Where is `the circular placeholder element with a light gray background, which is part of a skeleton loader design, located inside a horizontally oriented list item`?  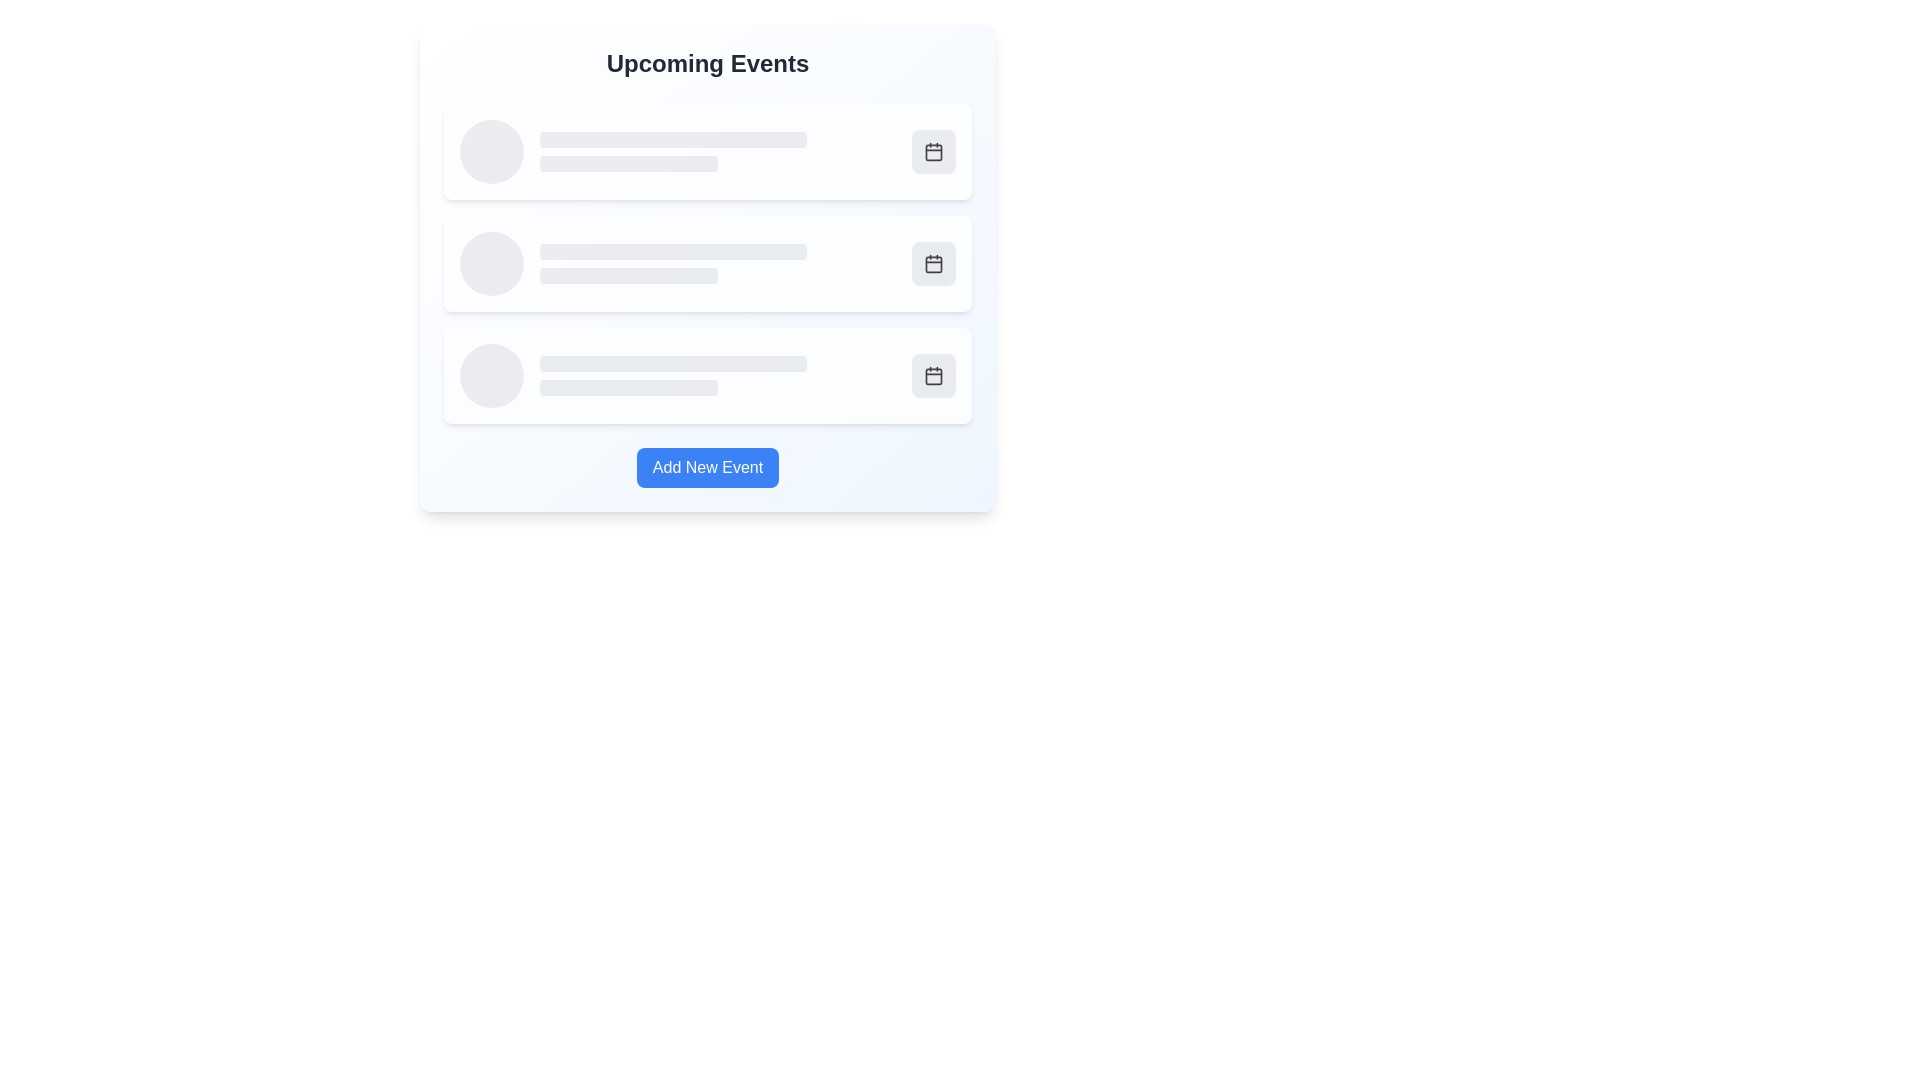 the circular placeholder element with a light gray background, which is part of a skeleton loader design, located inside a horizontally oriented list item is located at coordinates (491, 262).